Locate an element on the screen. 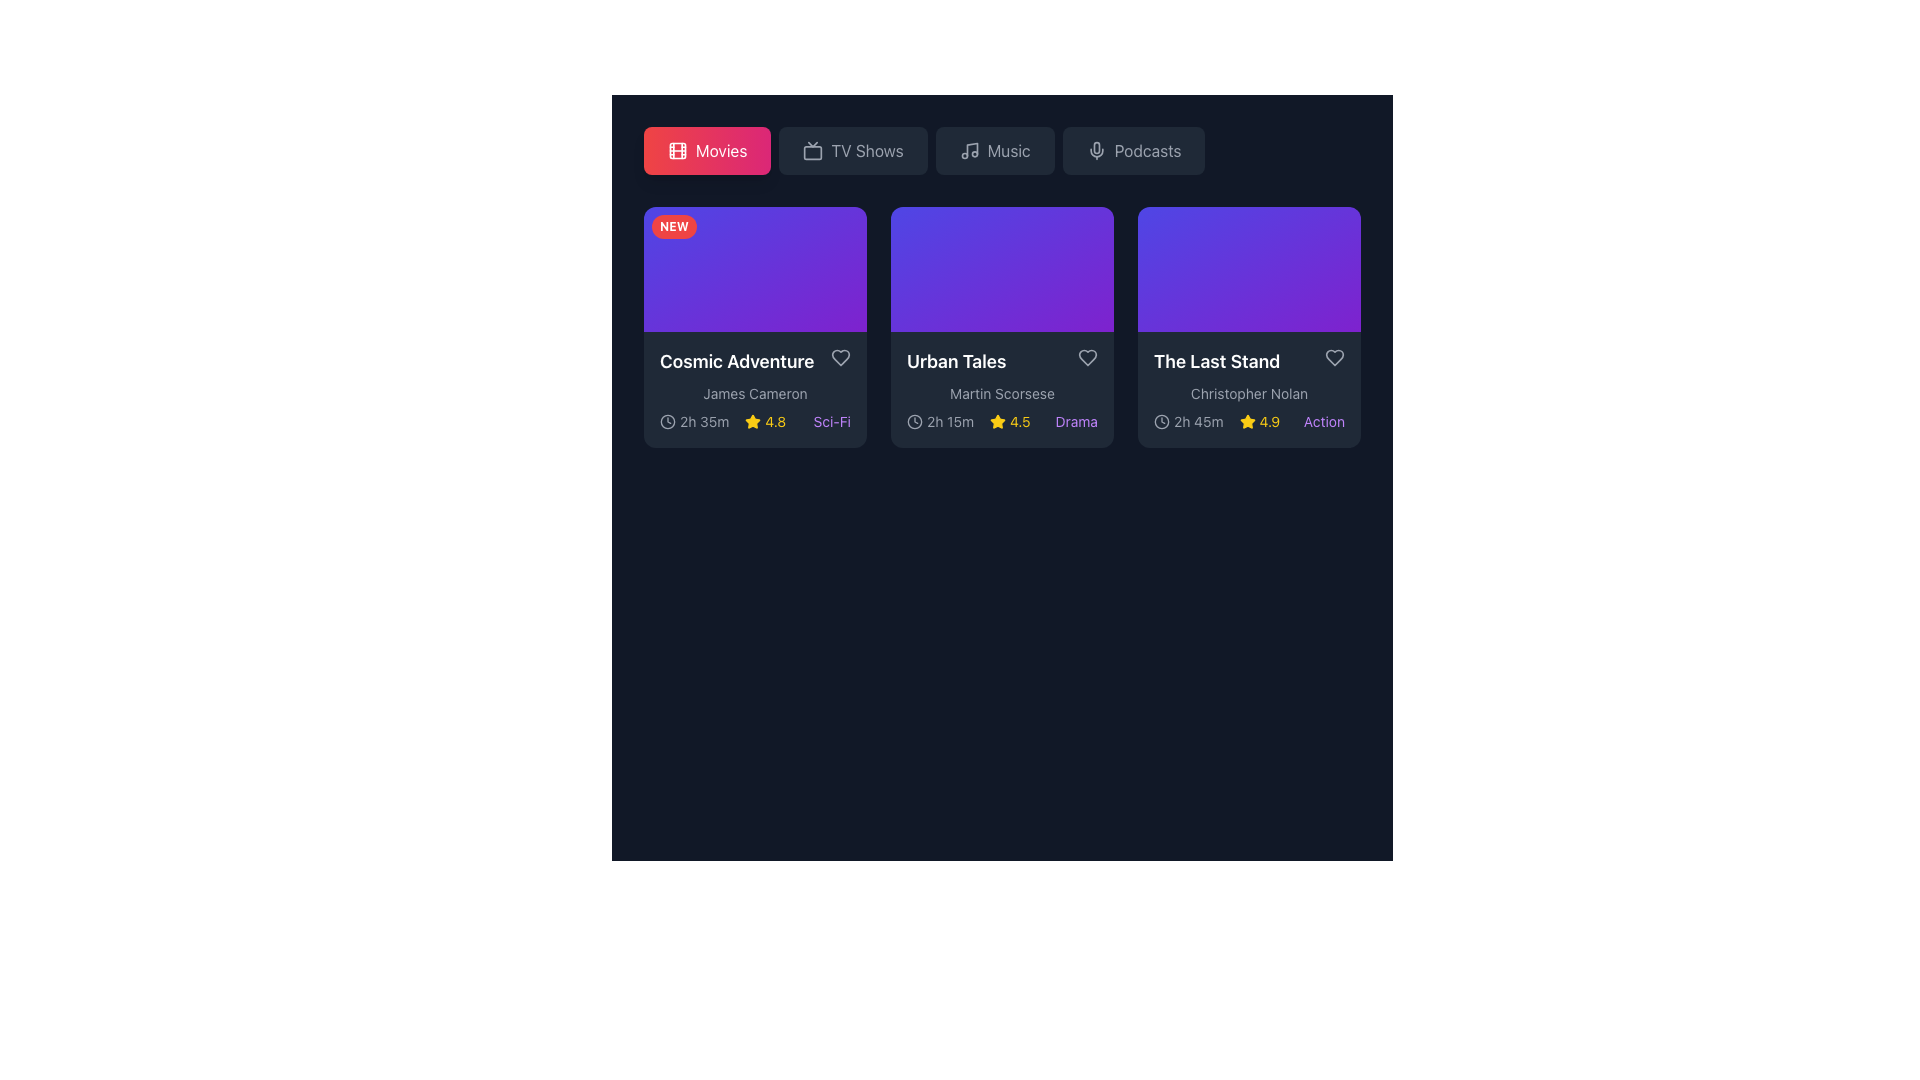 The width and height of the screenshot is (1920, 1080). the text label displaying the title 'Cosmic Adventure', which is styled in white with a bold font and is located at the top-left of the movie card is located at coordinates (736, 362).